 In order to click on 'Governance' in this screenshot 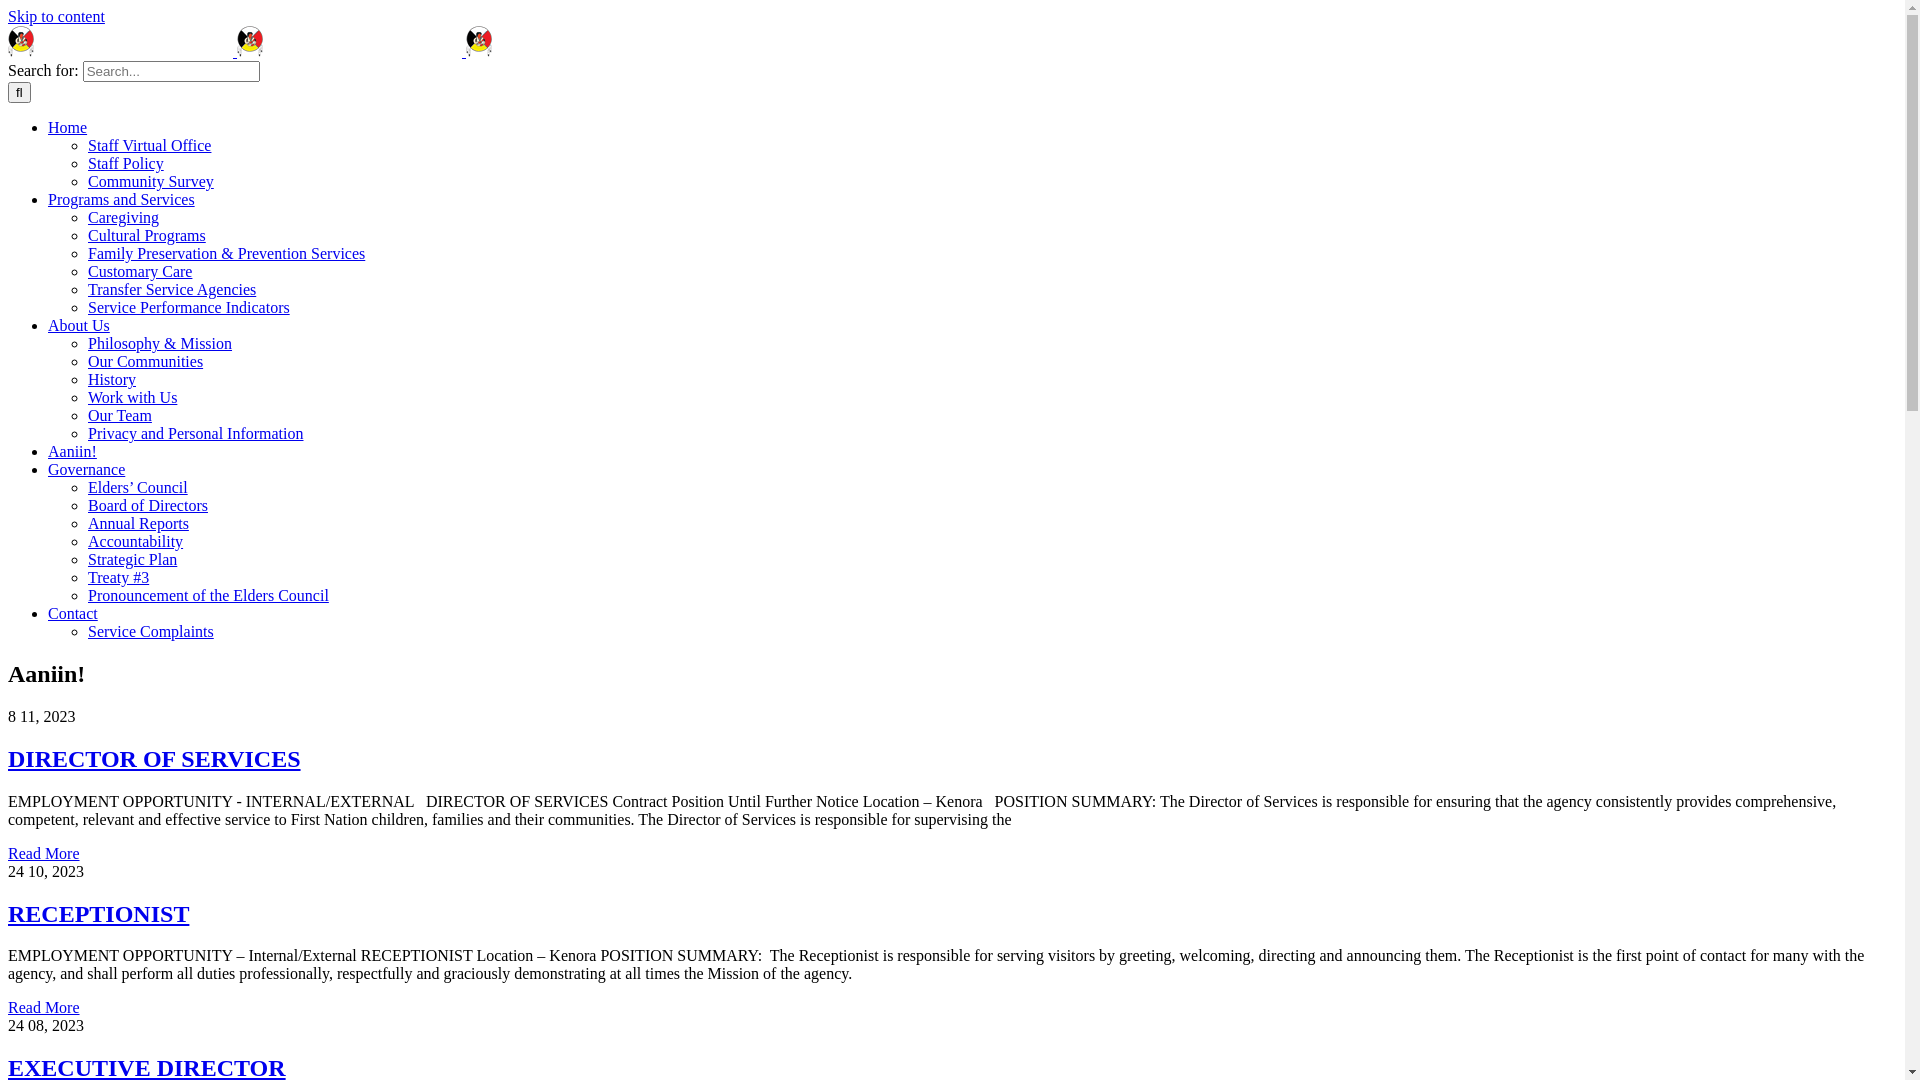, I will do `click(85, 469)`.